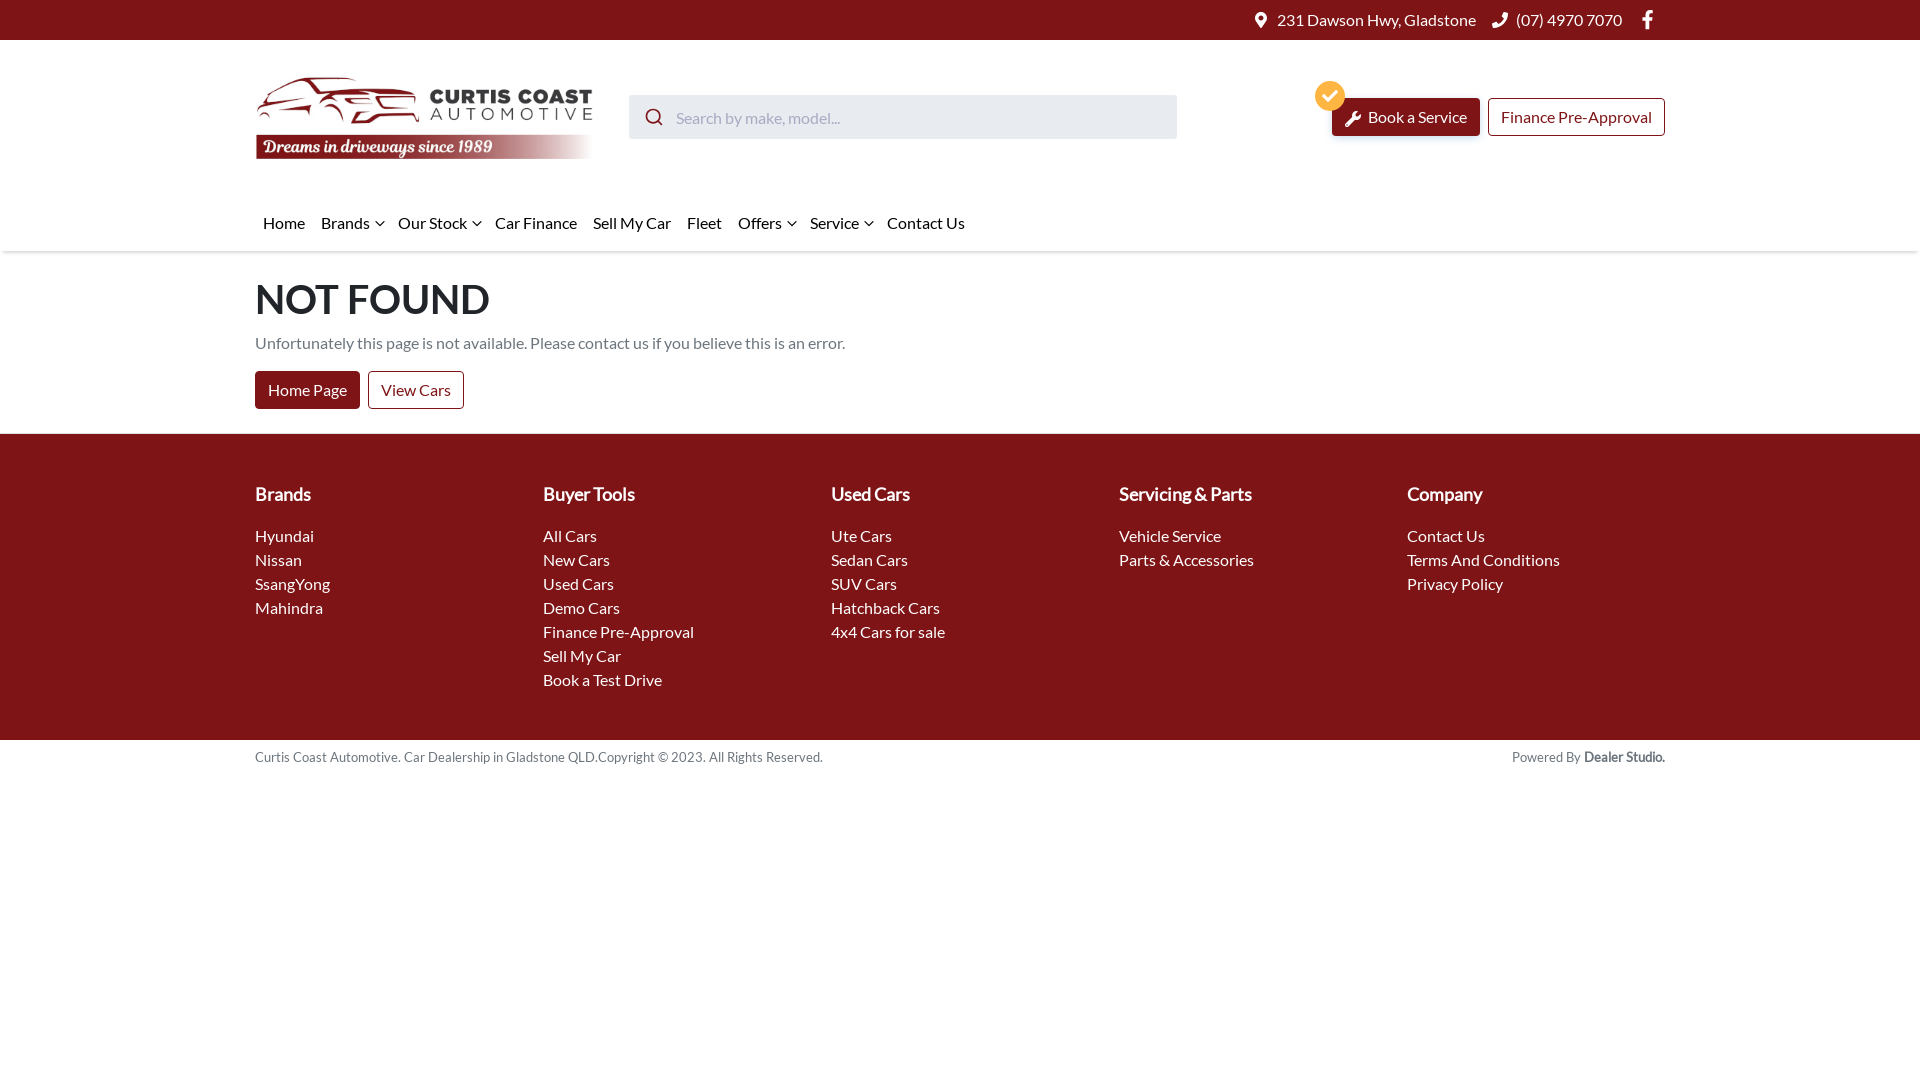 The image size is (1920, 1080). Describe the element at coordinates (253, 583) in the screenshot. I see `'SsangYong'` at that location.